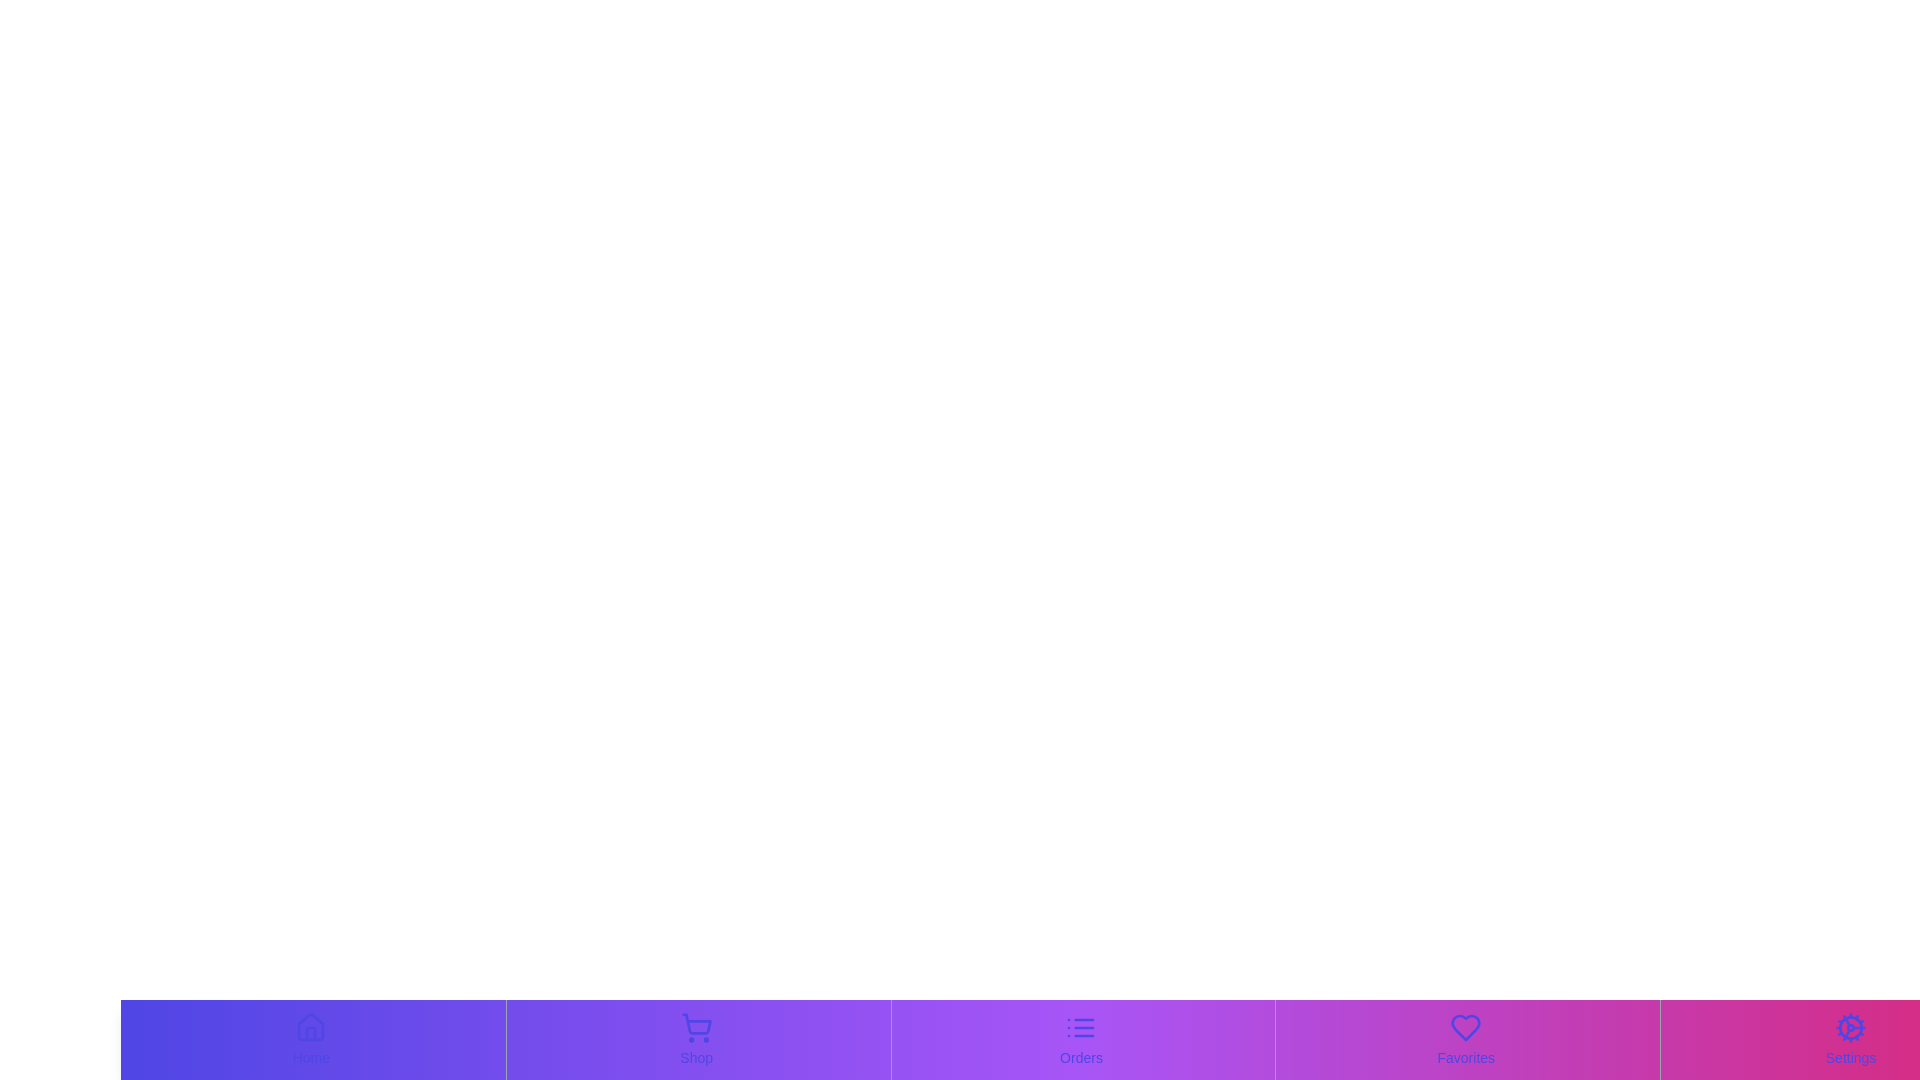  I want to click on the Settings navigation tab, so click(1850, 1039).